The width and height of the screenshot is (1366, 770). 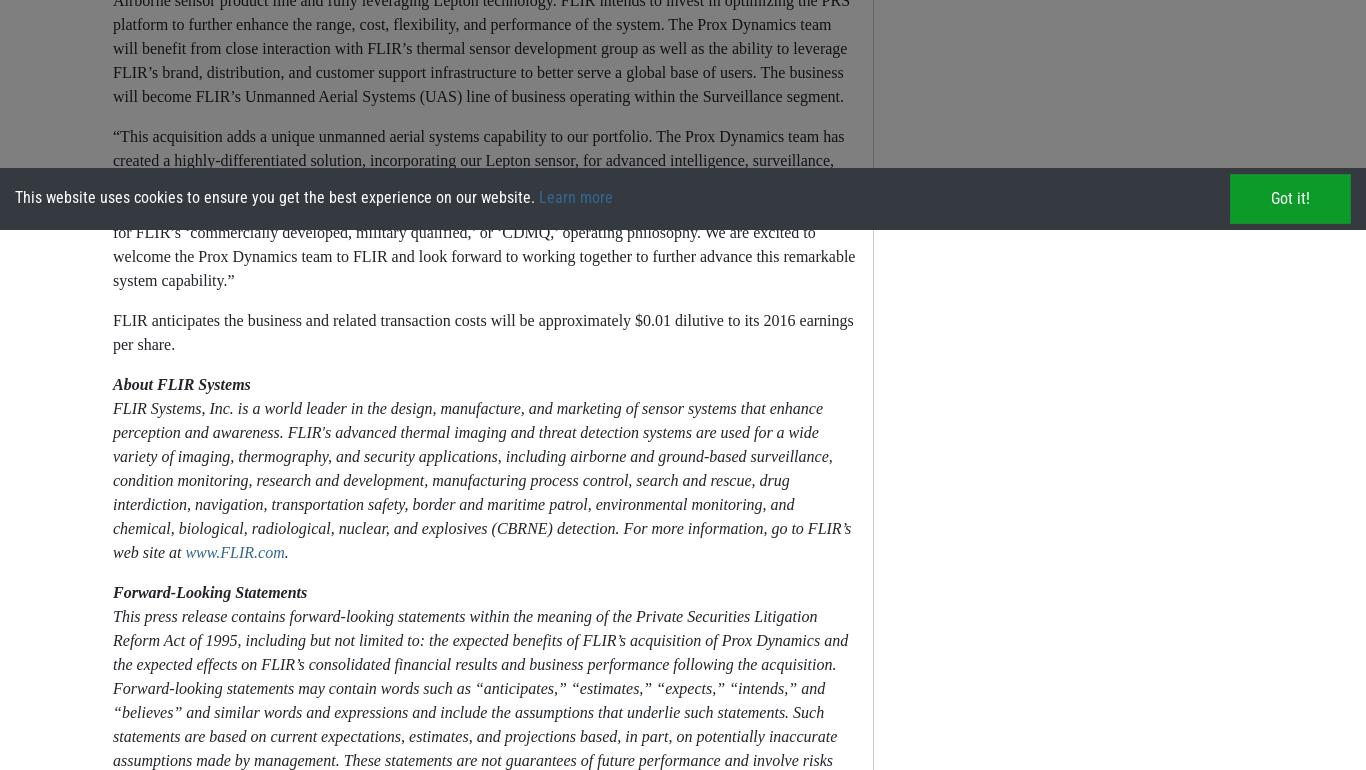 What do you see at coordinates (483, 207) in the screenshot?
I see `'“This acquisition adds a unique unmanned aerial systems capability to our portfolio. The Prox Dynamics team has created a highly-differentiated solution, incorporating our Lepton sensor, for advanced intelligence, surveillance, and reconnaissance that fits well with our vision for growth for our Surveillance segment,” said Andy Teich, President and CEO of FLIR. “The team at Prox Dynamics operates with a commercial mindset, which is a great fit for FLIR’s ‘commercially developed, military qualified,’ or ‘CDMQ,’ operating philosophy. We are excited to welcome the Prox Dynamics team to FLIR and look forward to working together to further advance this remarkable system capability.”'` at bounding box center [483, 207].